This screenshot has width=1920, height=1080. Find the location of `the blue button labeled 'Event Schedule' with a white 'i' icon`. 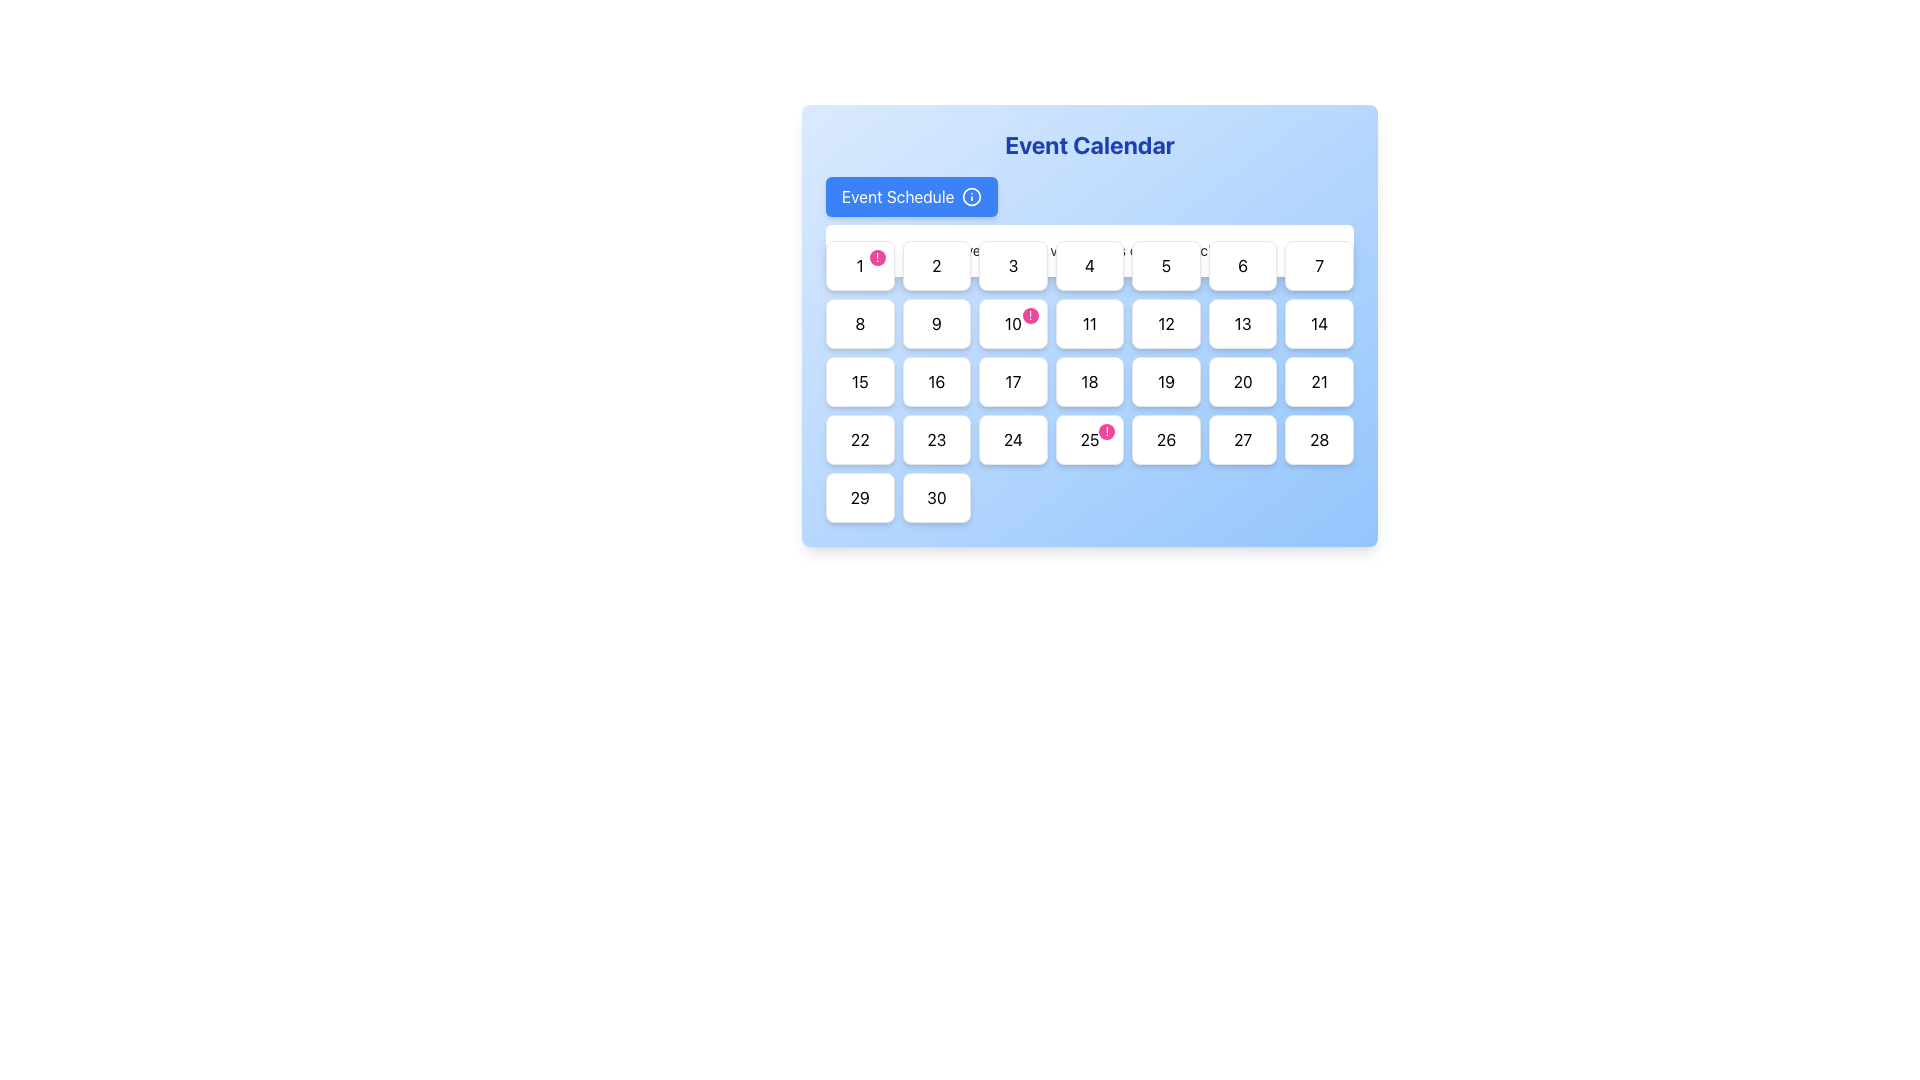

the blue button labeled 'Event Schedule' with a white 'i' icon is located at coordinates (911, 196).